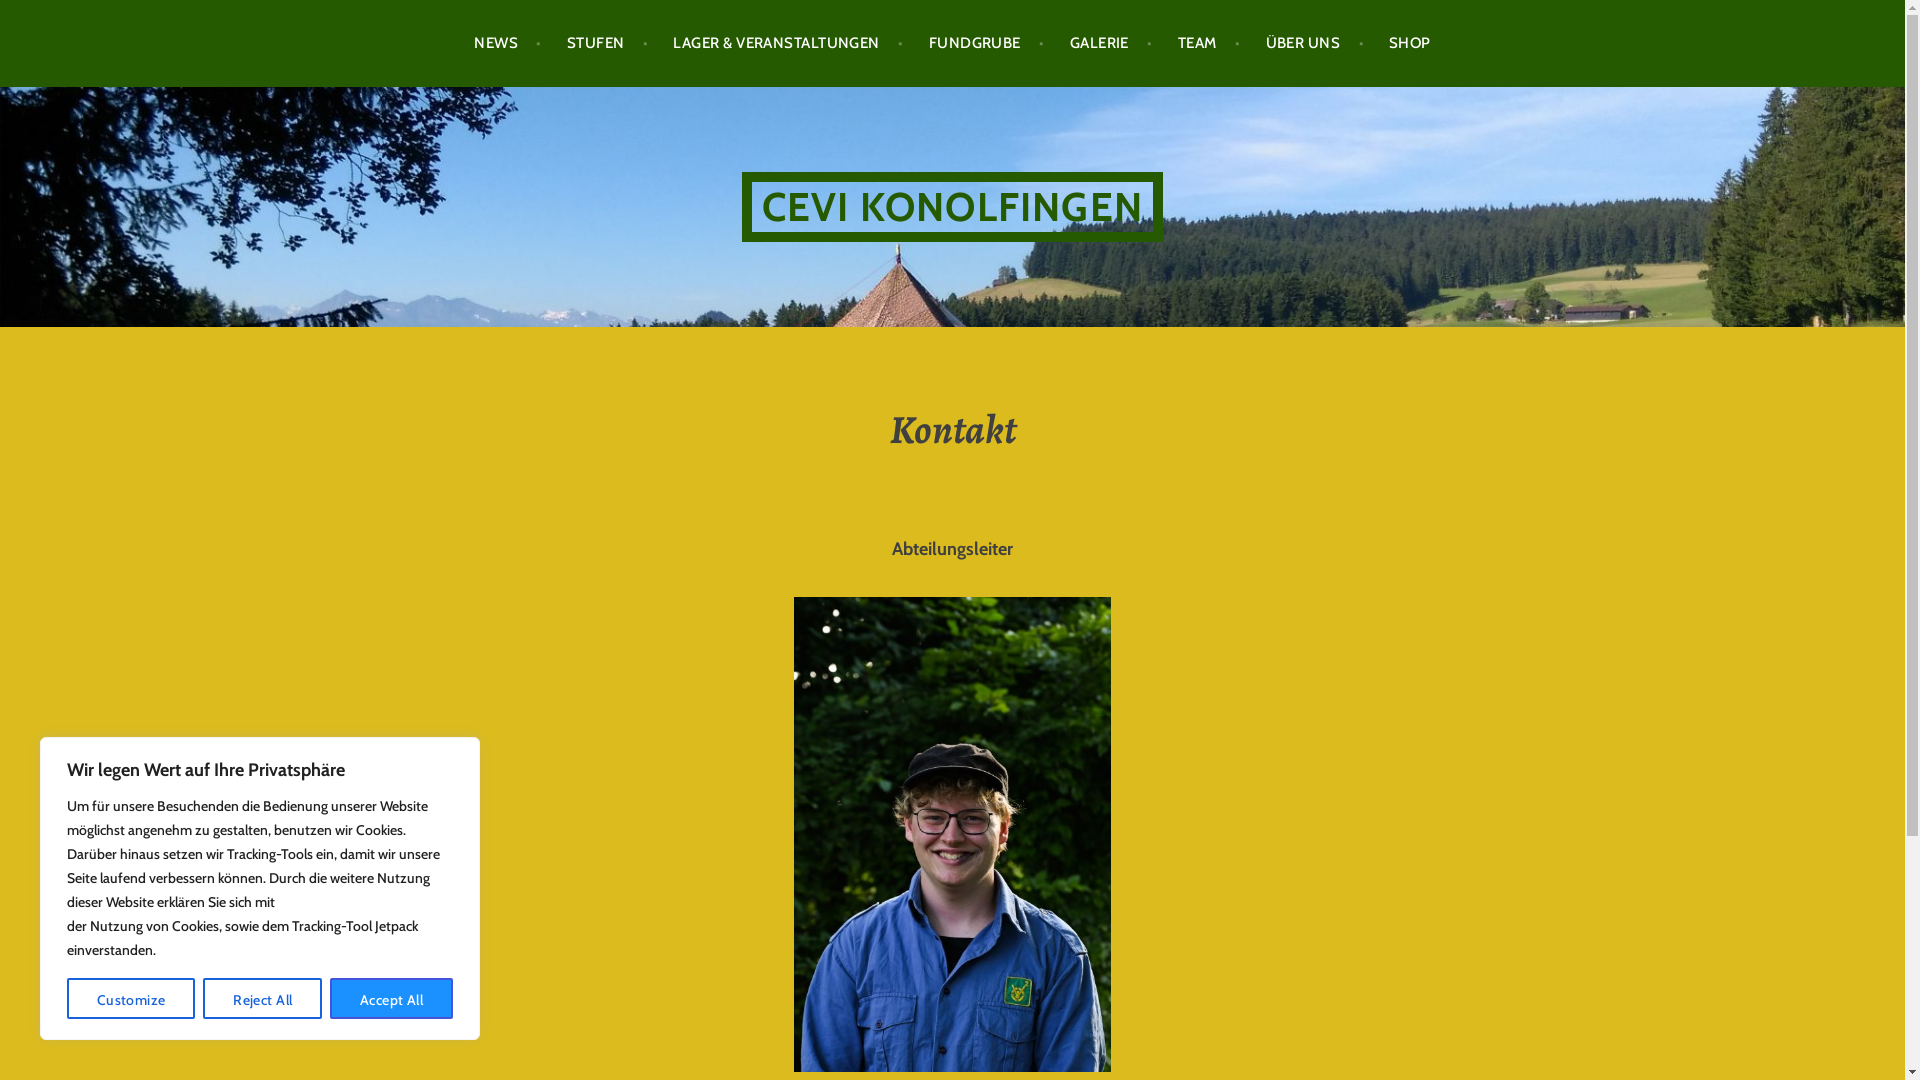  Describe the element at coordinates (1208, 43) in the screenshot. I see `'TEAM'` at that location.